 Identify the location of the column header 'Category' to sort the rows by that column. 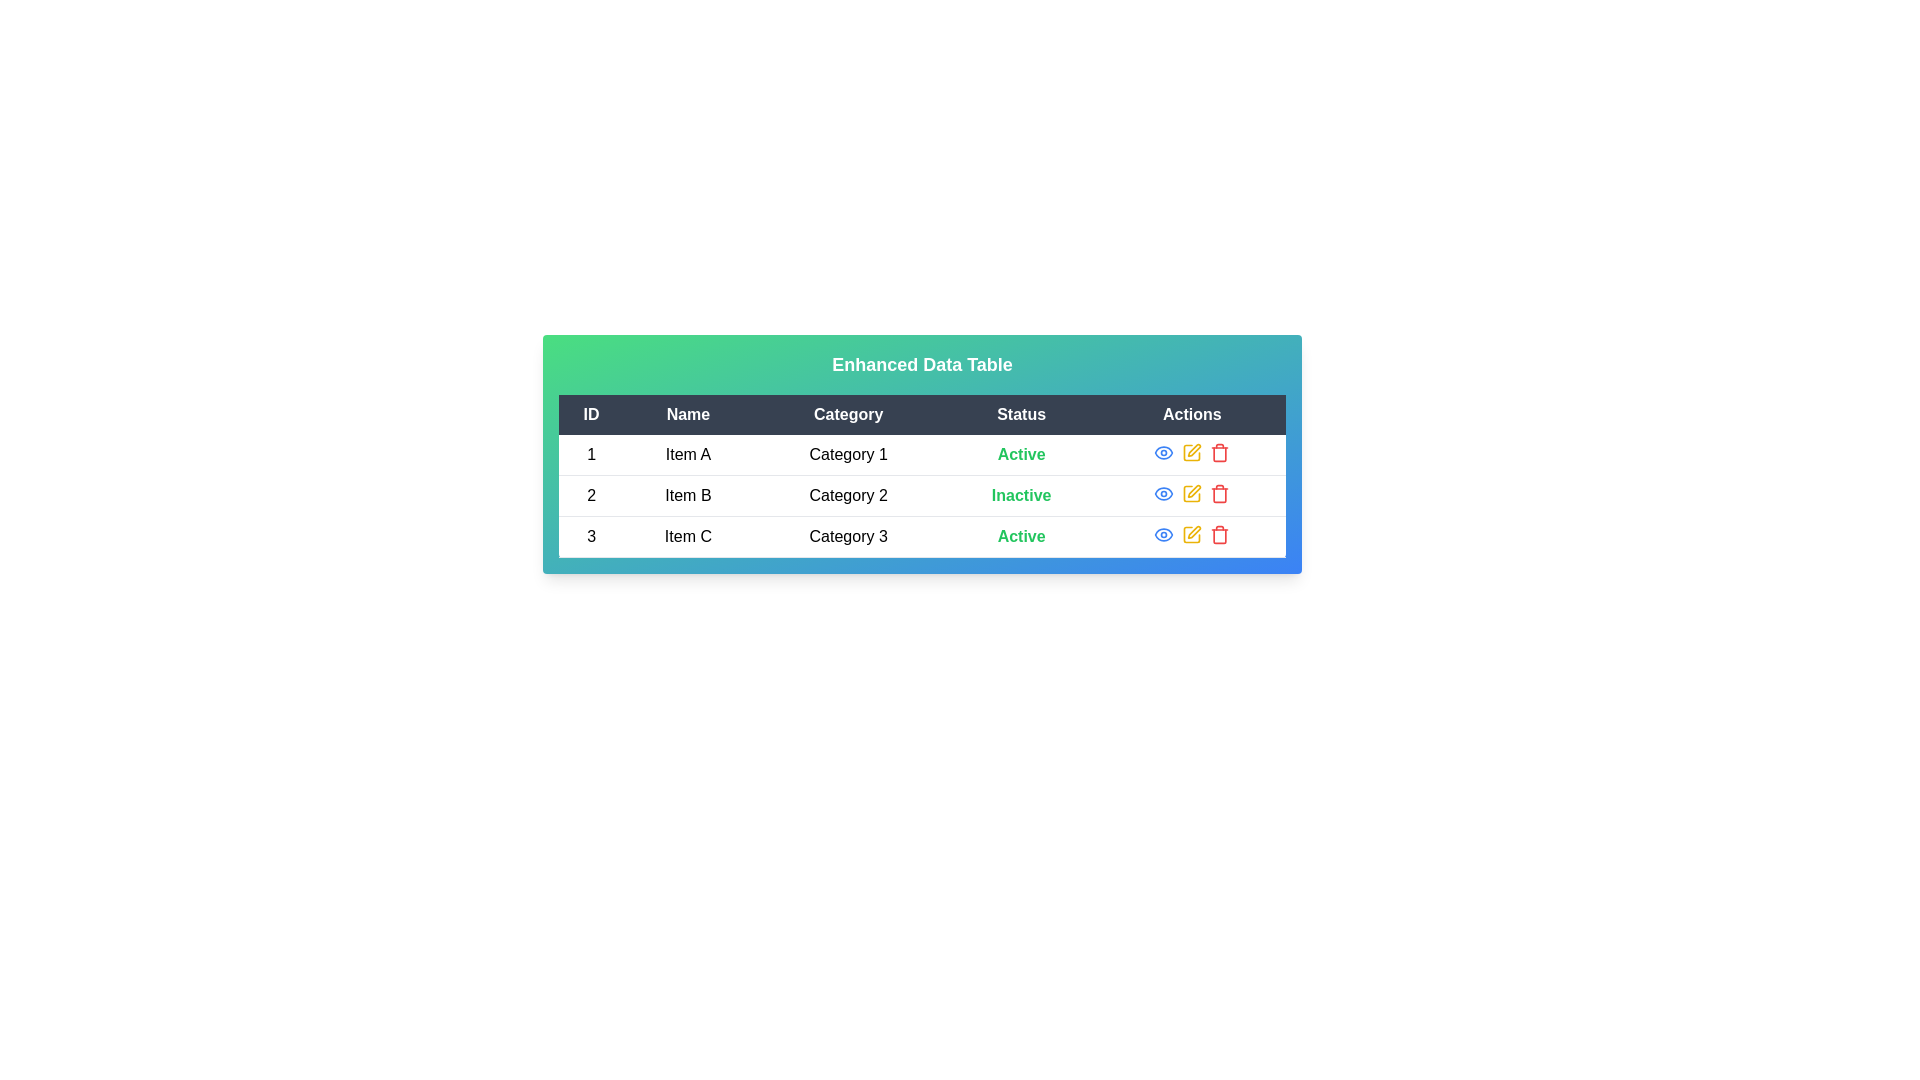
(848, 414).